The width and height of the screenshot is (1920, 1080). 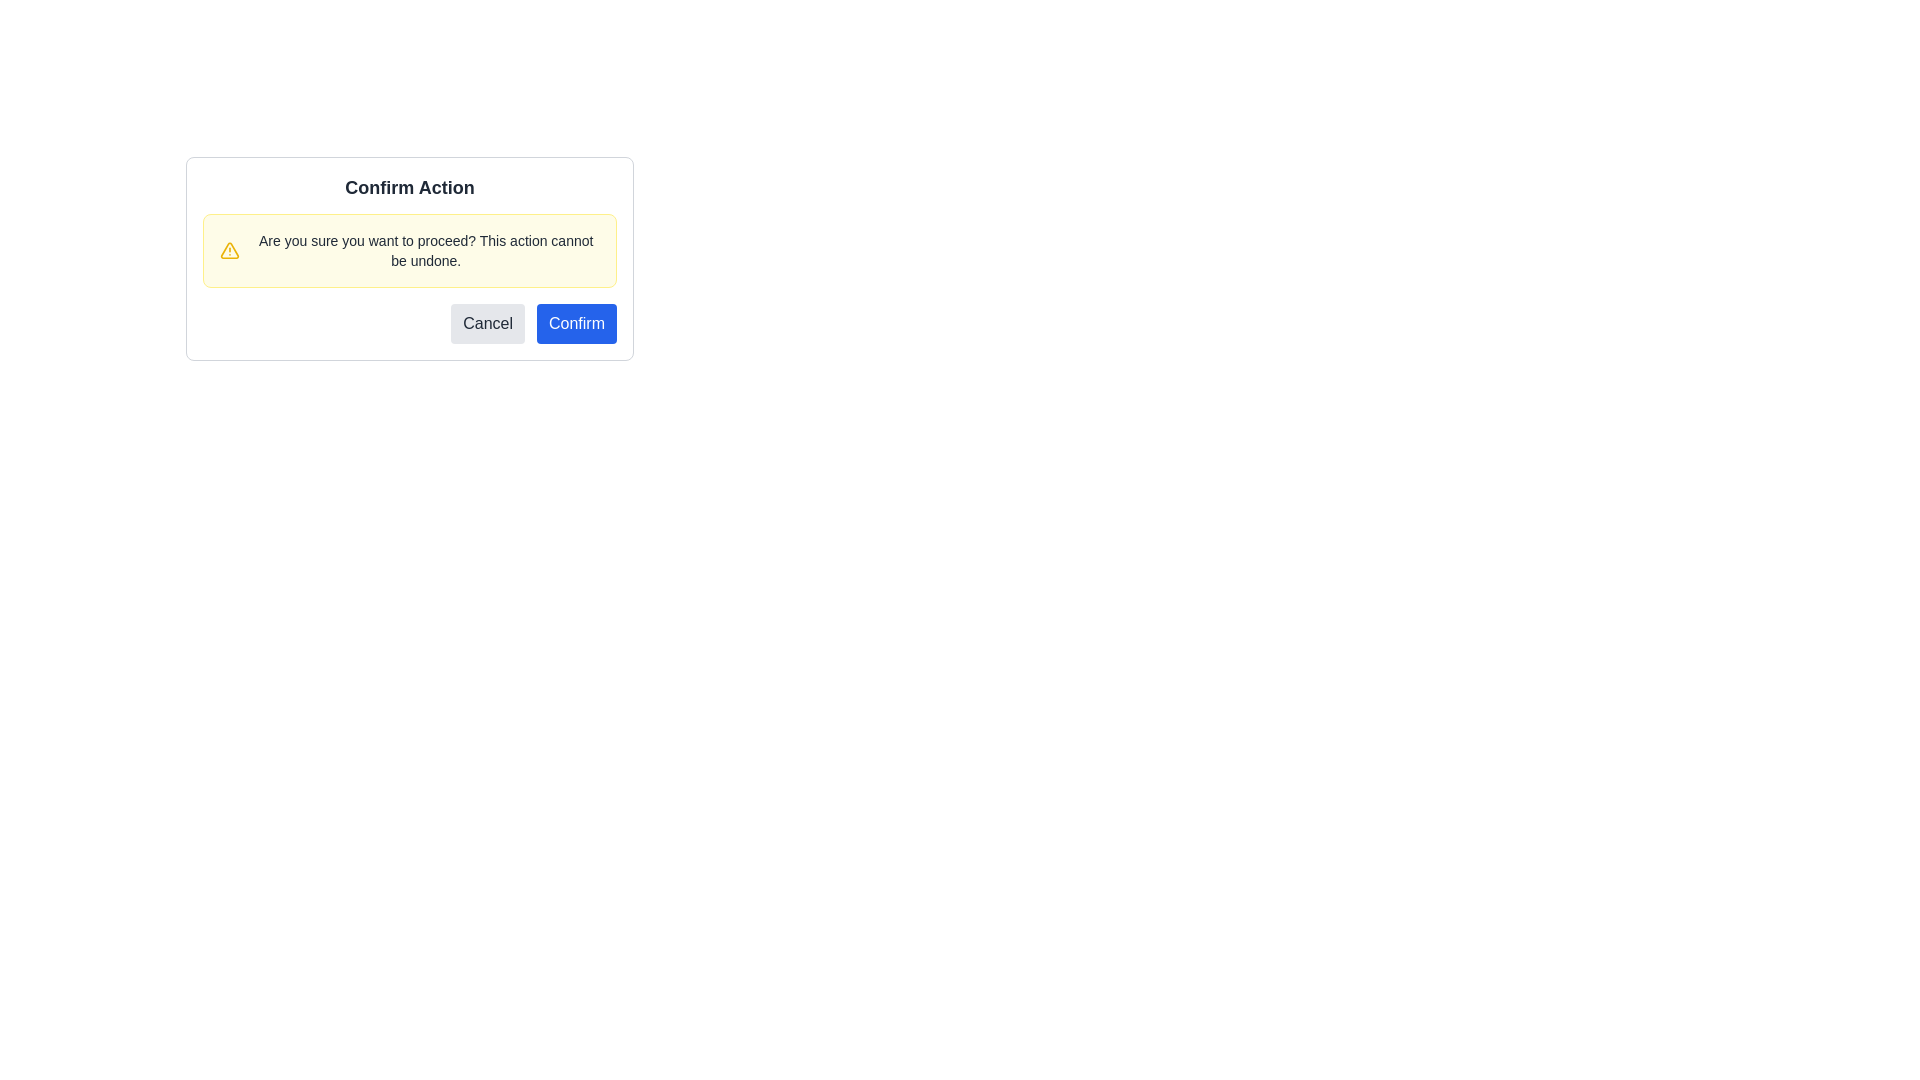 What do you see at coordinates (575, 323) in the screenshot?
I see `the confirmation button located on the right side of the dialog box, which is the second button next to the gray 'Cancel' button` at bounding box center [575, 323].